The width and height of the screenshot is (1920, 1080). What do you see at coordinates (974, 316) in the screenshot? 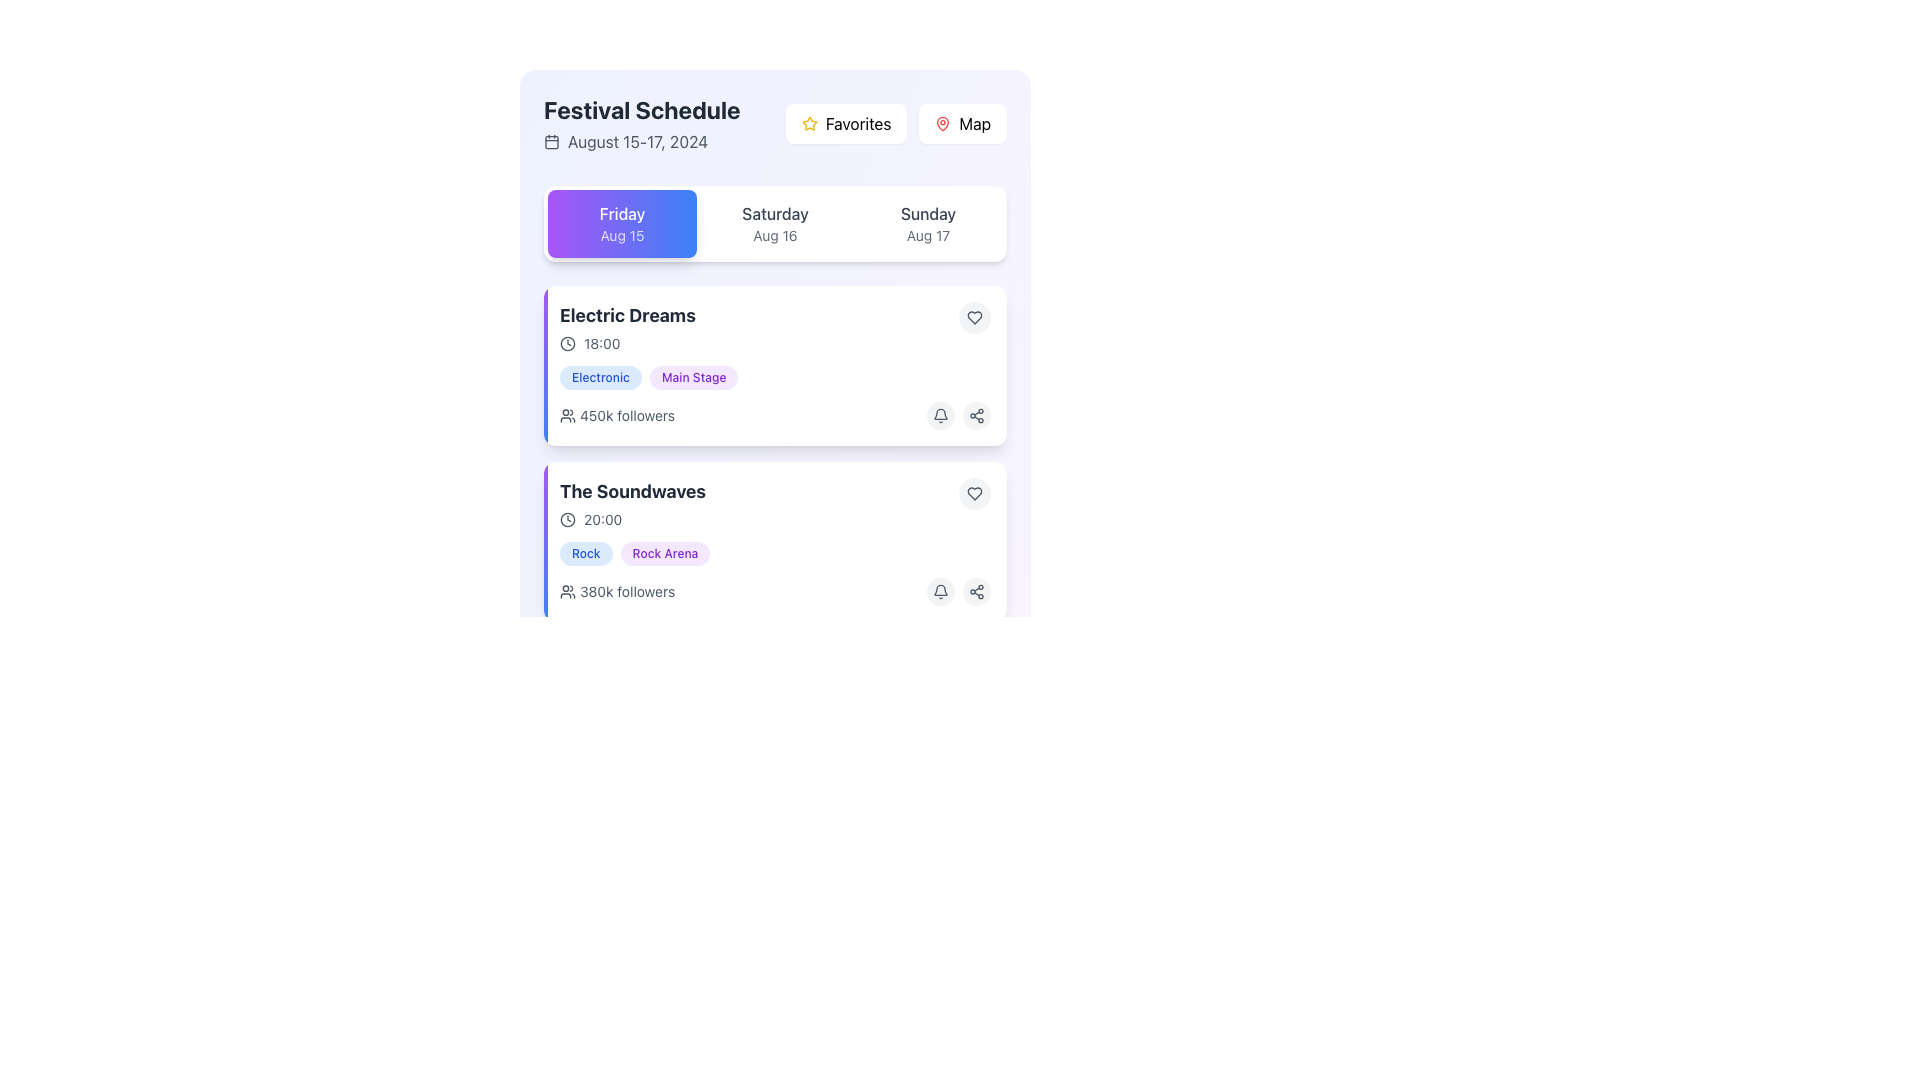
I see `the heart icon located in the middle-right section of the 'The Soundwaves' card to trigger tooltip or visual feedback` at bounding box center [974, 316].